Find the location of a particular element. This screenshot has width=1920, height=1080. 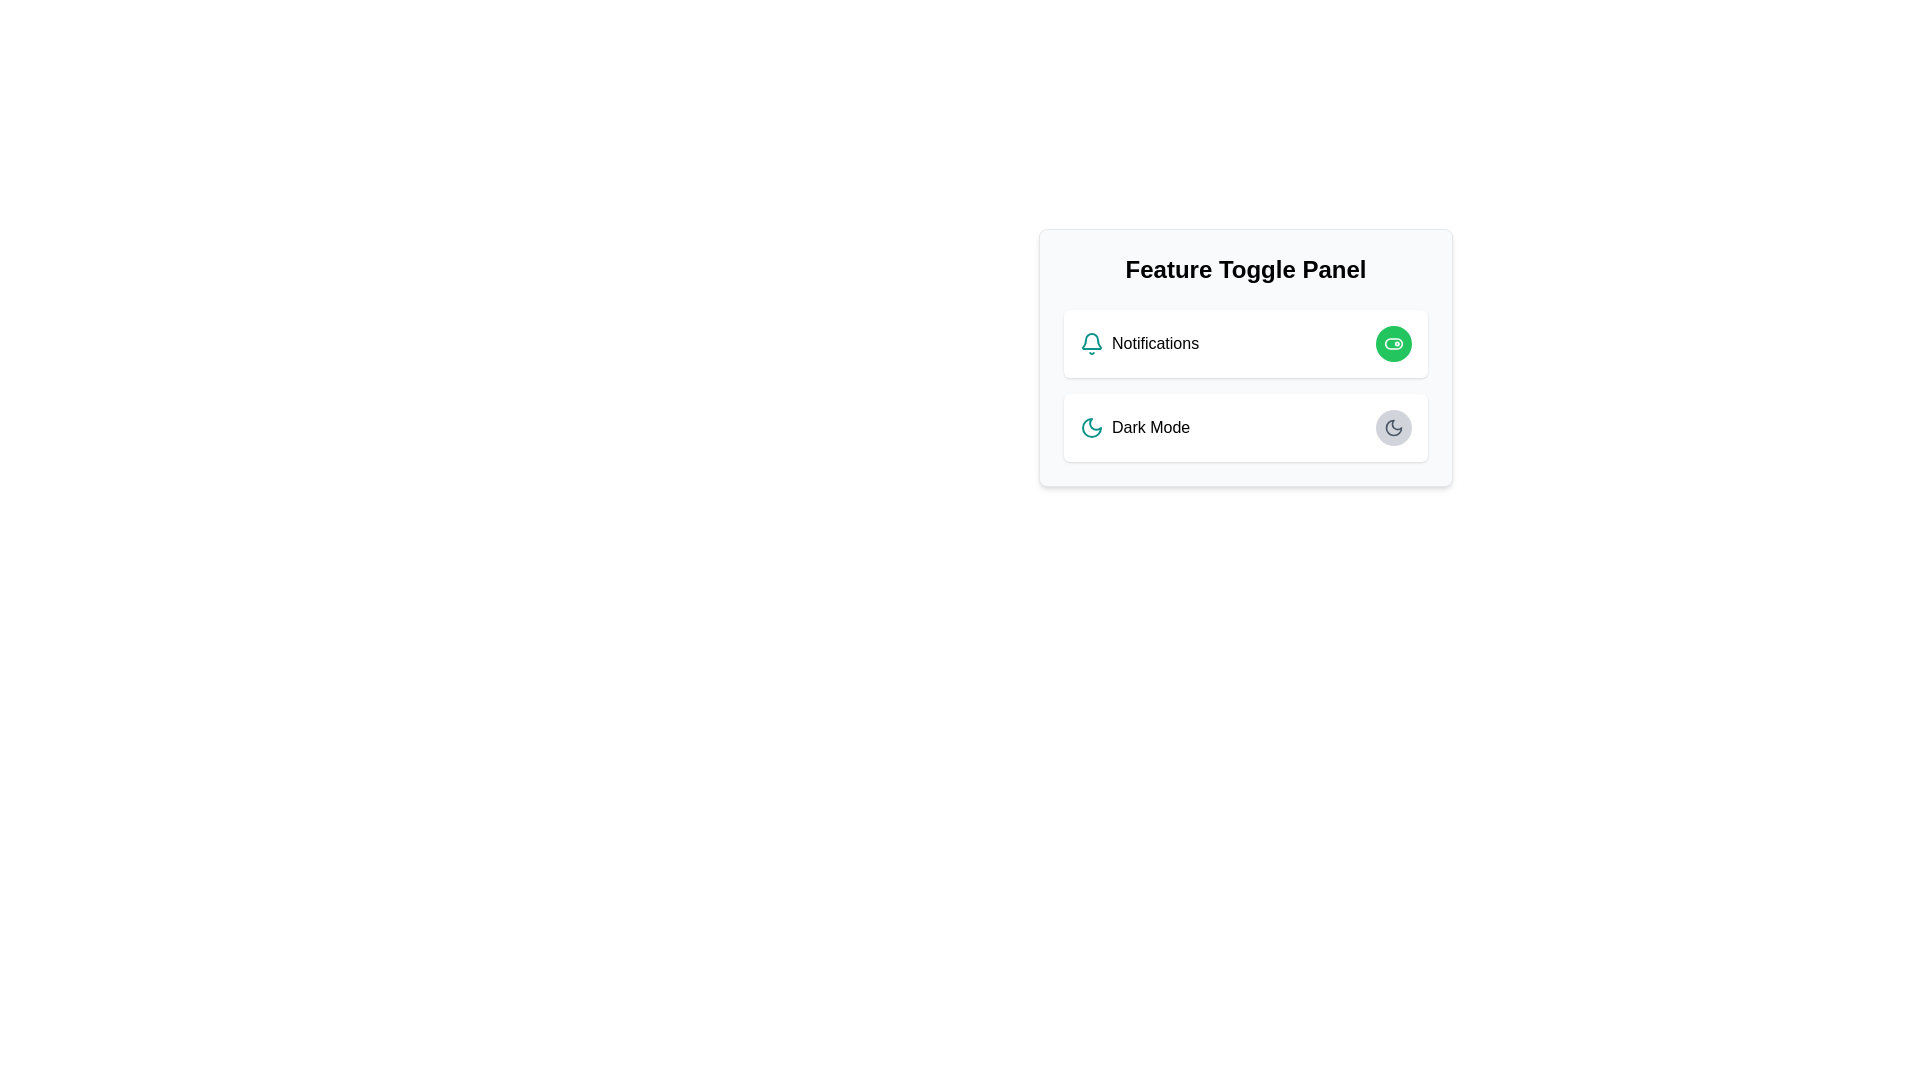

the toggle switches on the control panel for 'Notifications' and 'Dark Mode' located in the upper-right portion of the interface is located at coordinates (1245, 357).